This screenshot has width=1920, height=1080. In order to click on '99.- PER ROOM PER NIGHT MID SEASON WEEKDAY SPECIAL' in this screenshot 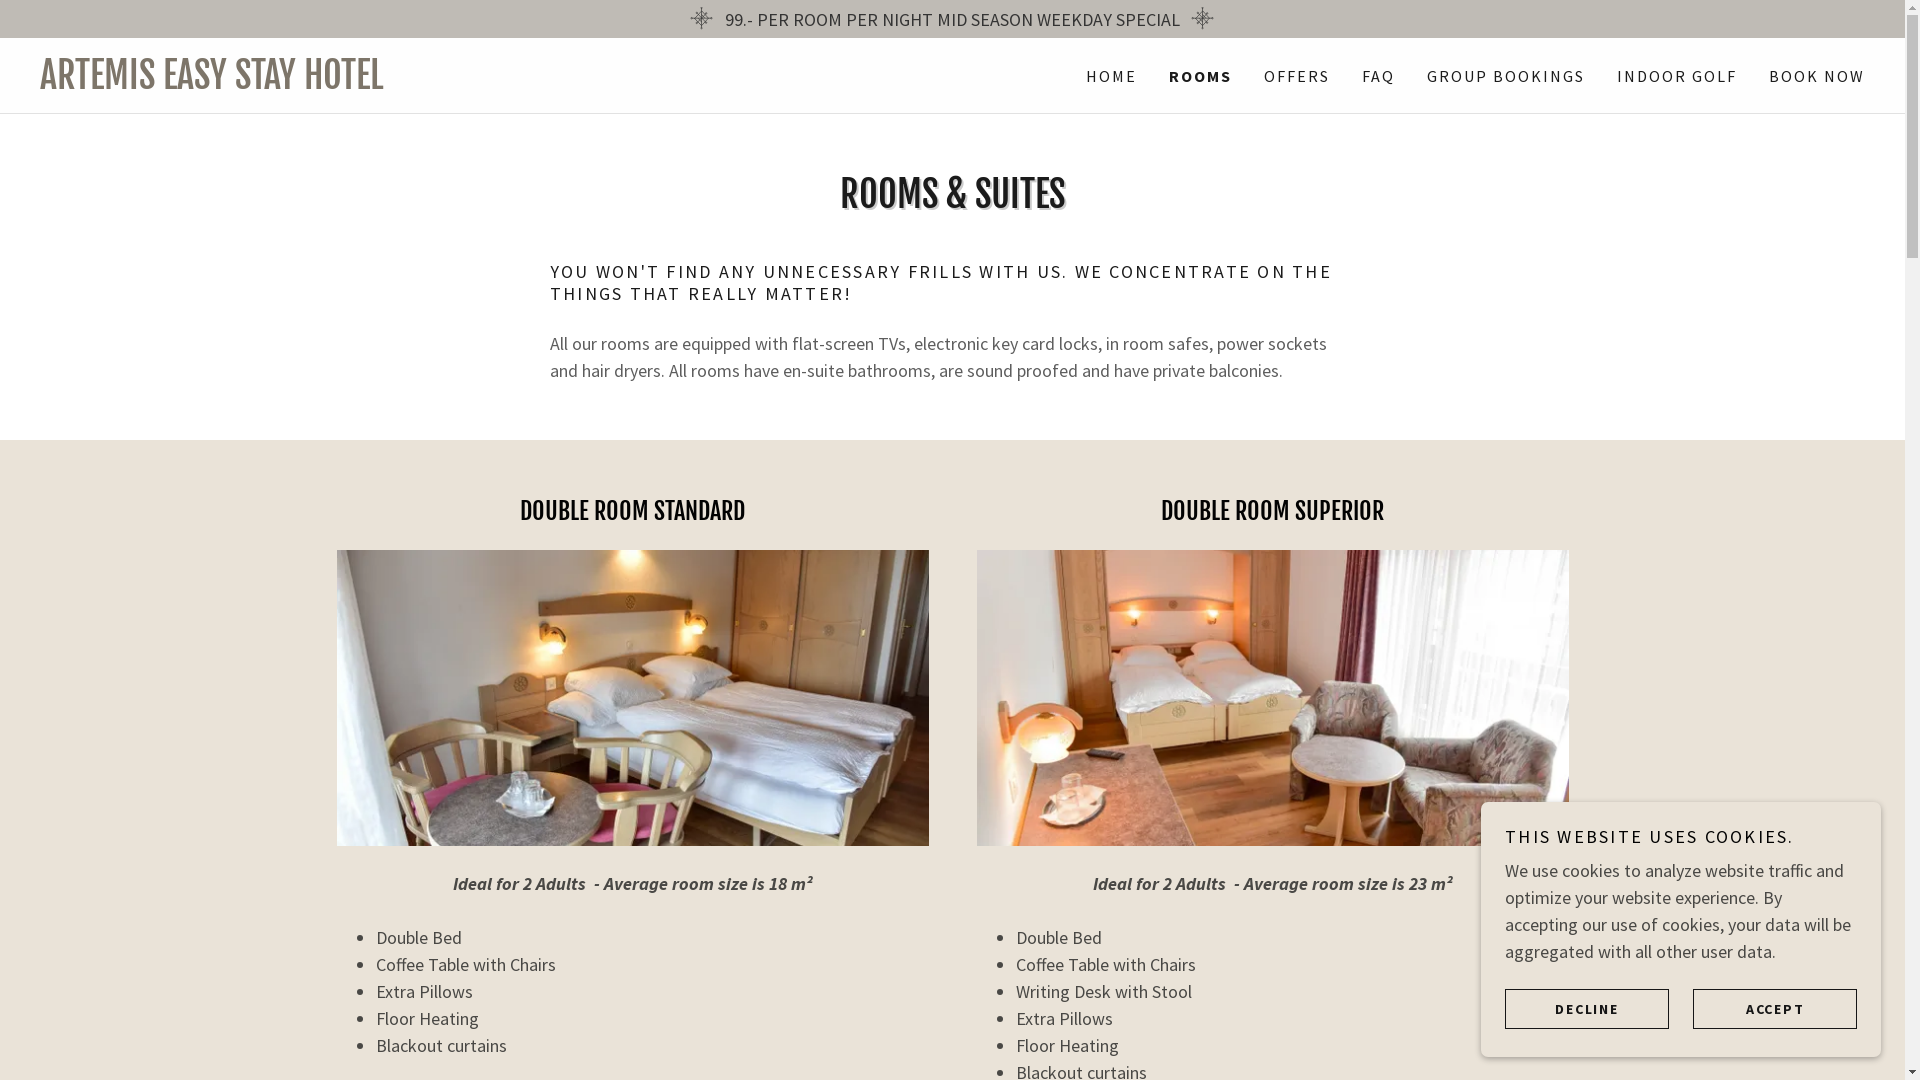, I will do `click(951, 19)`.